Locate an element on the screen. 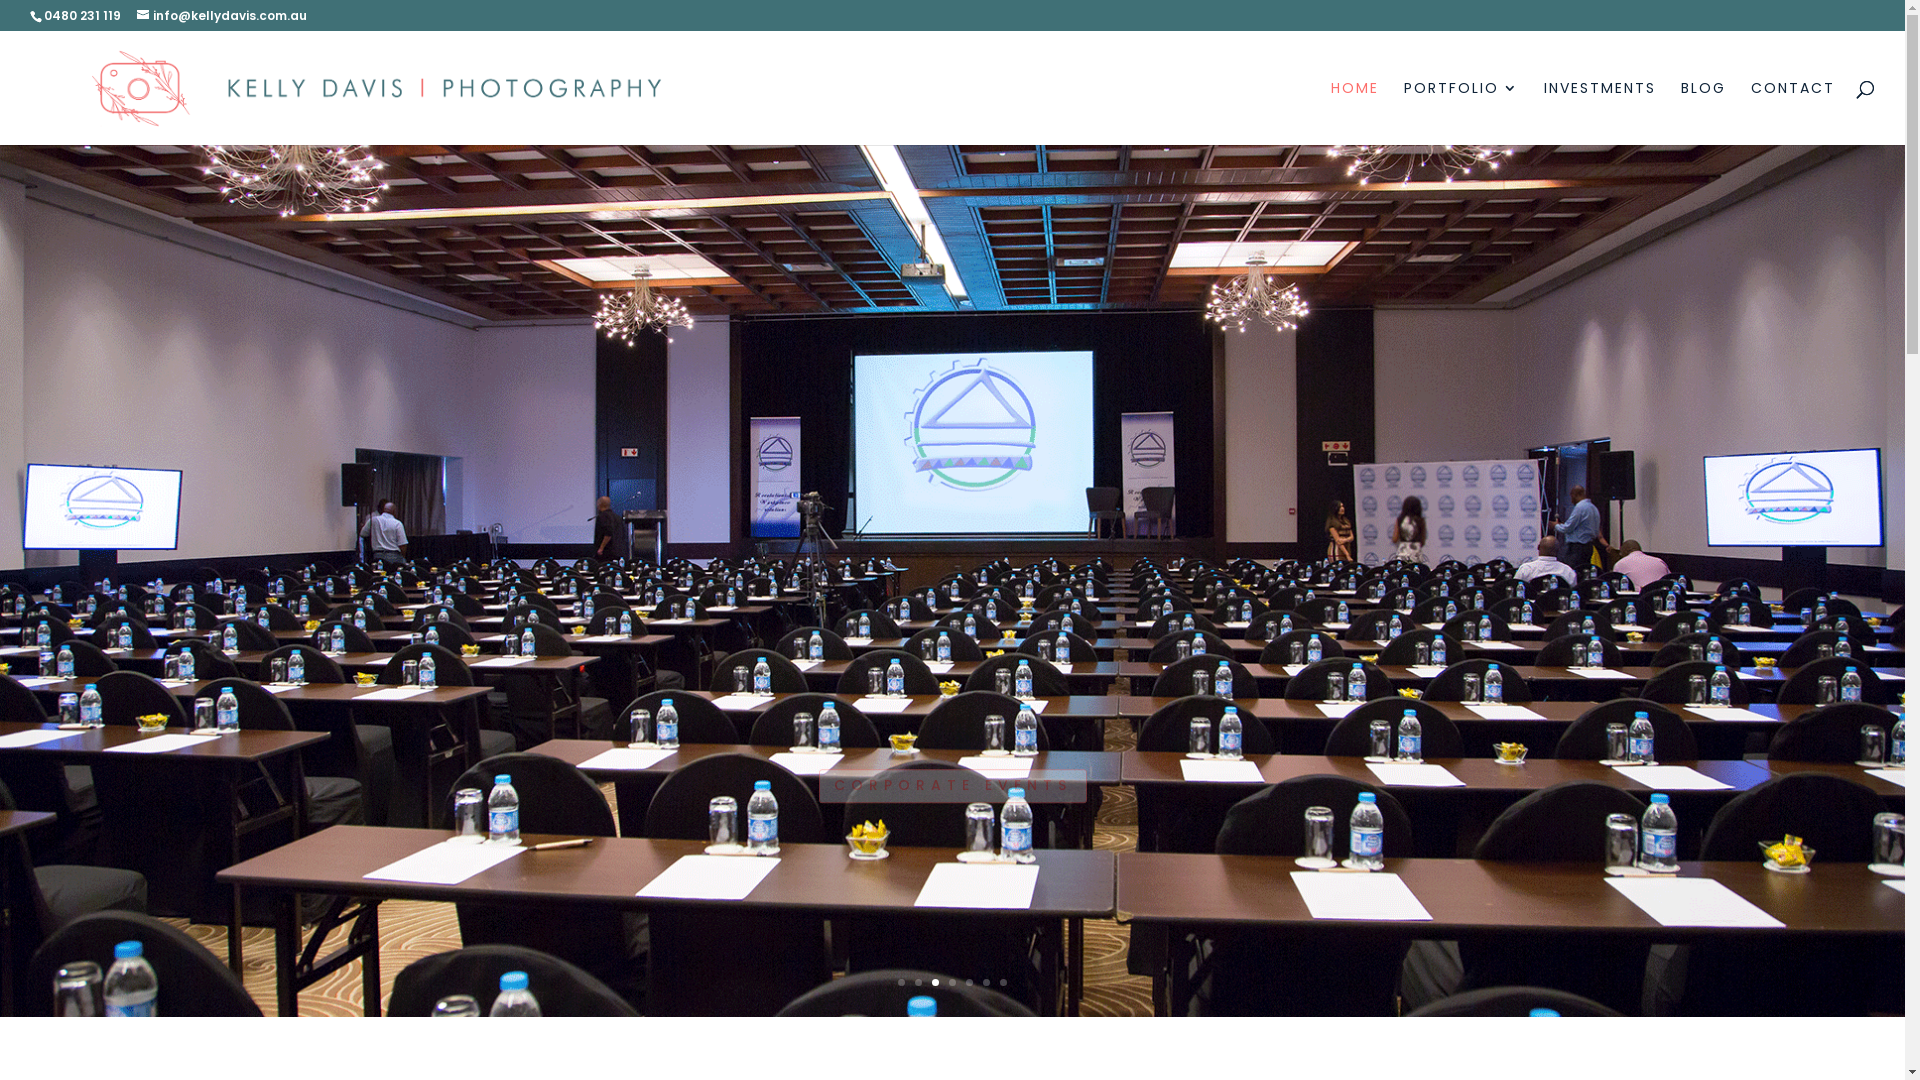  'PORTFOLIO' is located at coordinates (1461, 112).